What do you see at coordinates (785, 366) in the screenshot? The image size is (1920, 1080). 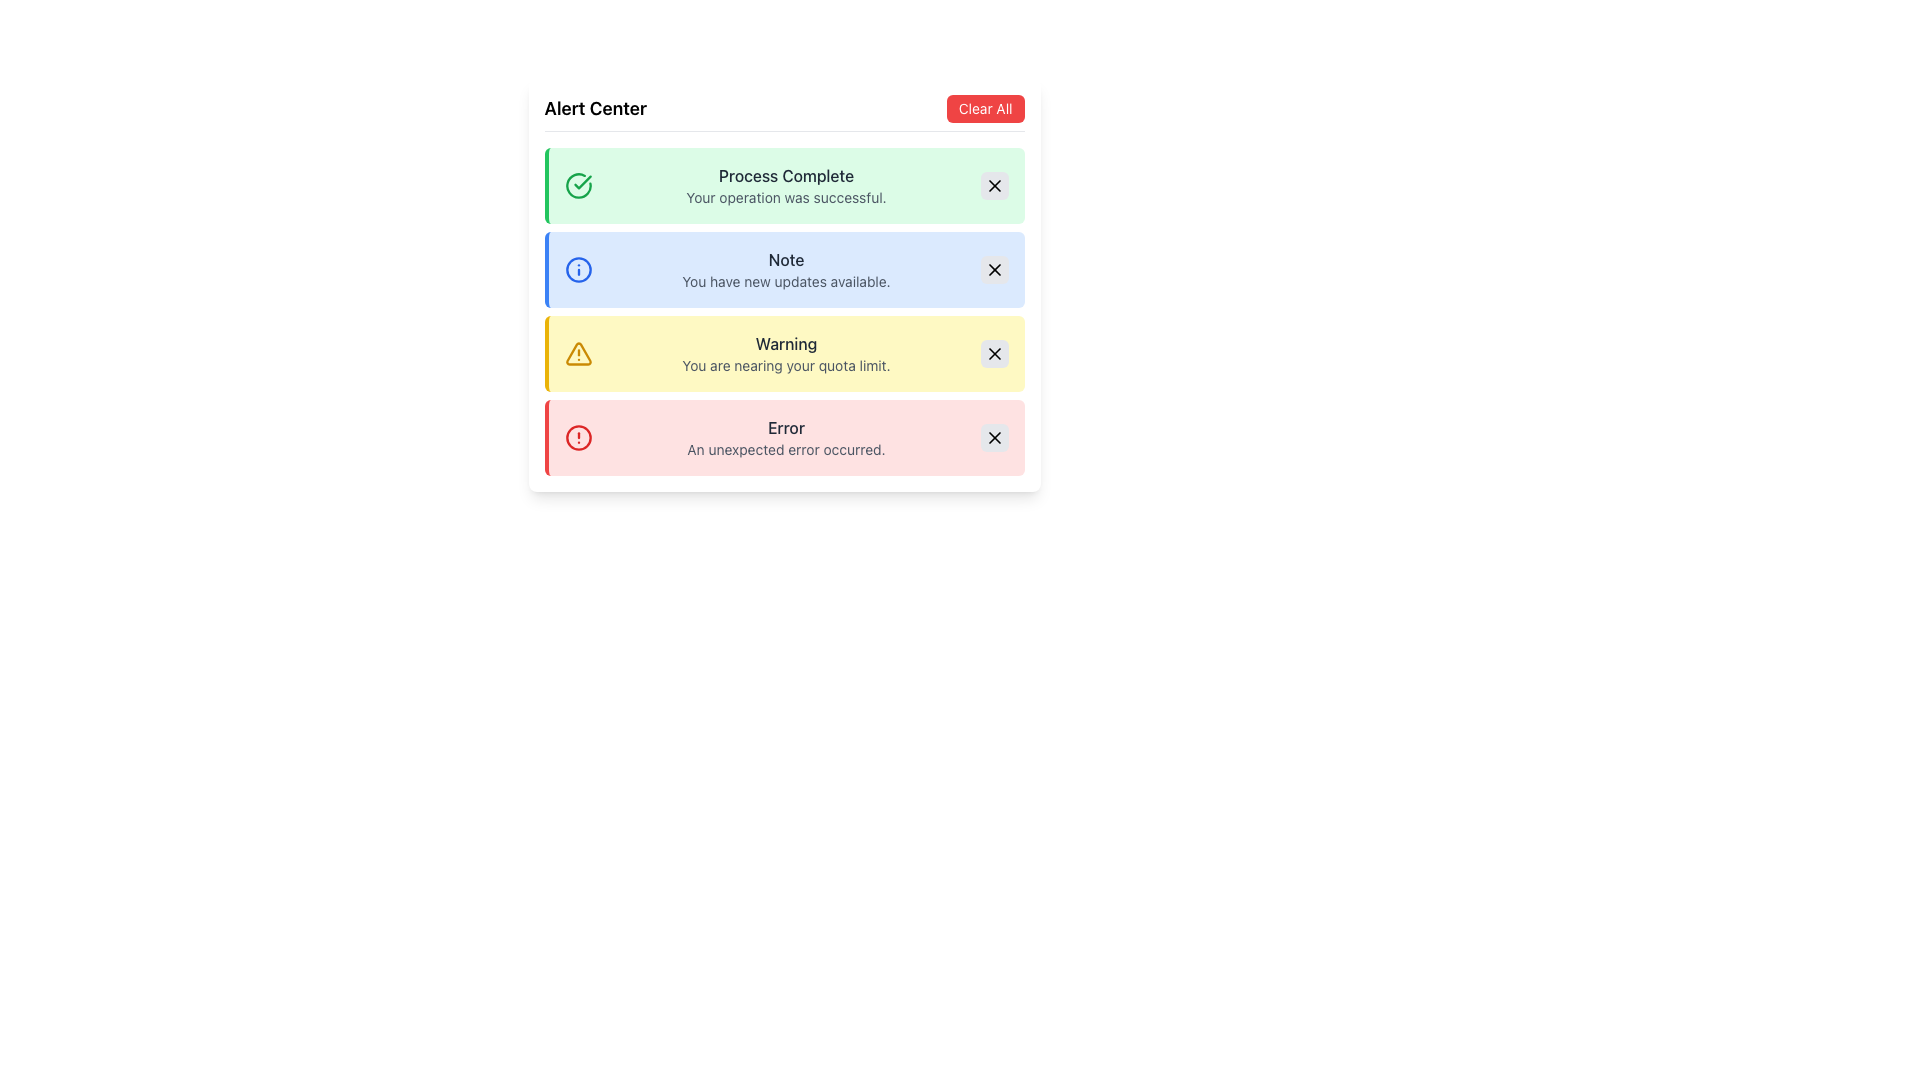 I see `the Text Label that provides information about nearing a quota limit, located under the 'Warning' title in the notification center` at bounding box center [785, 366].